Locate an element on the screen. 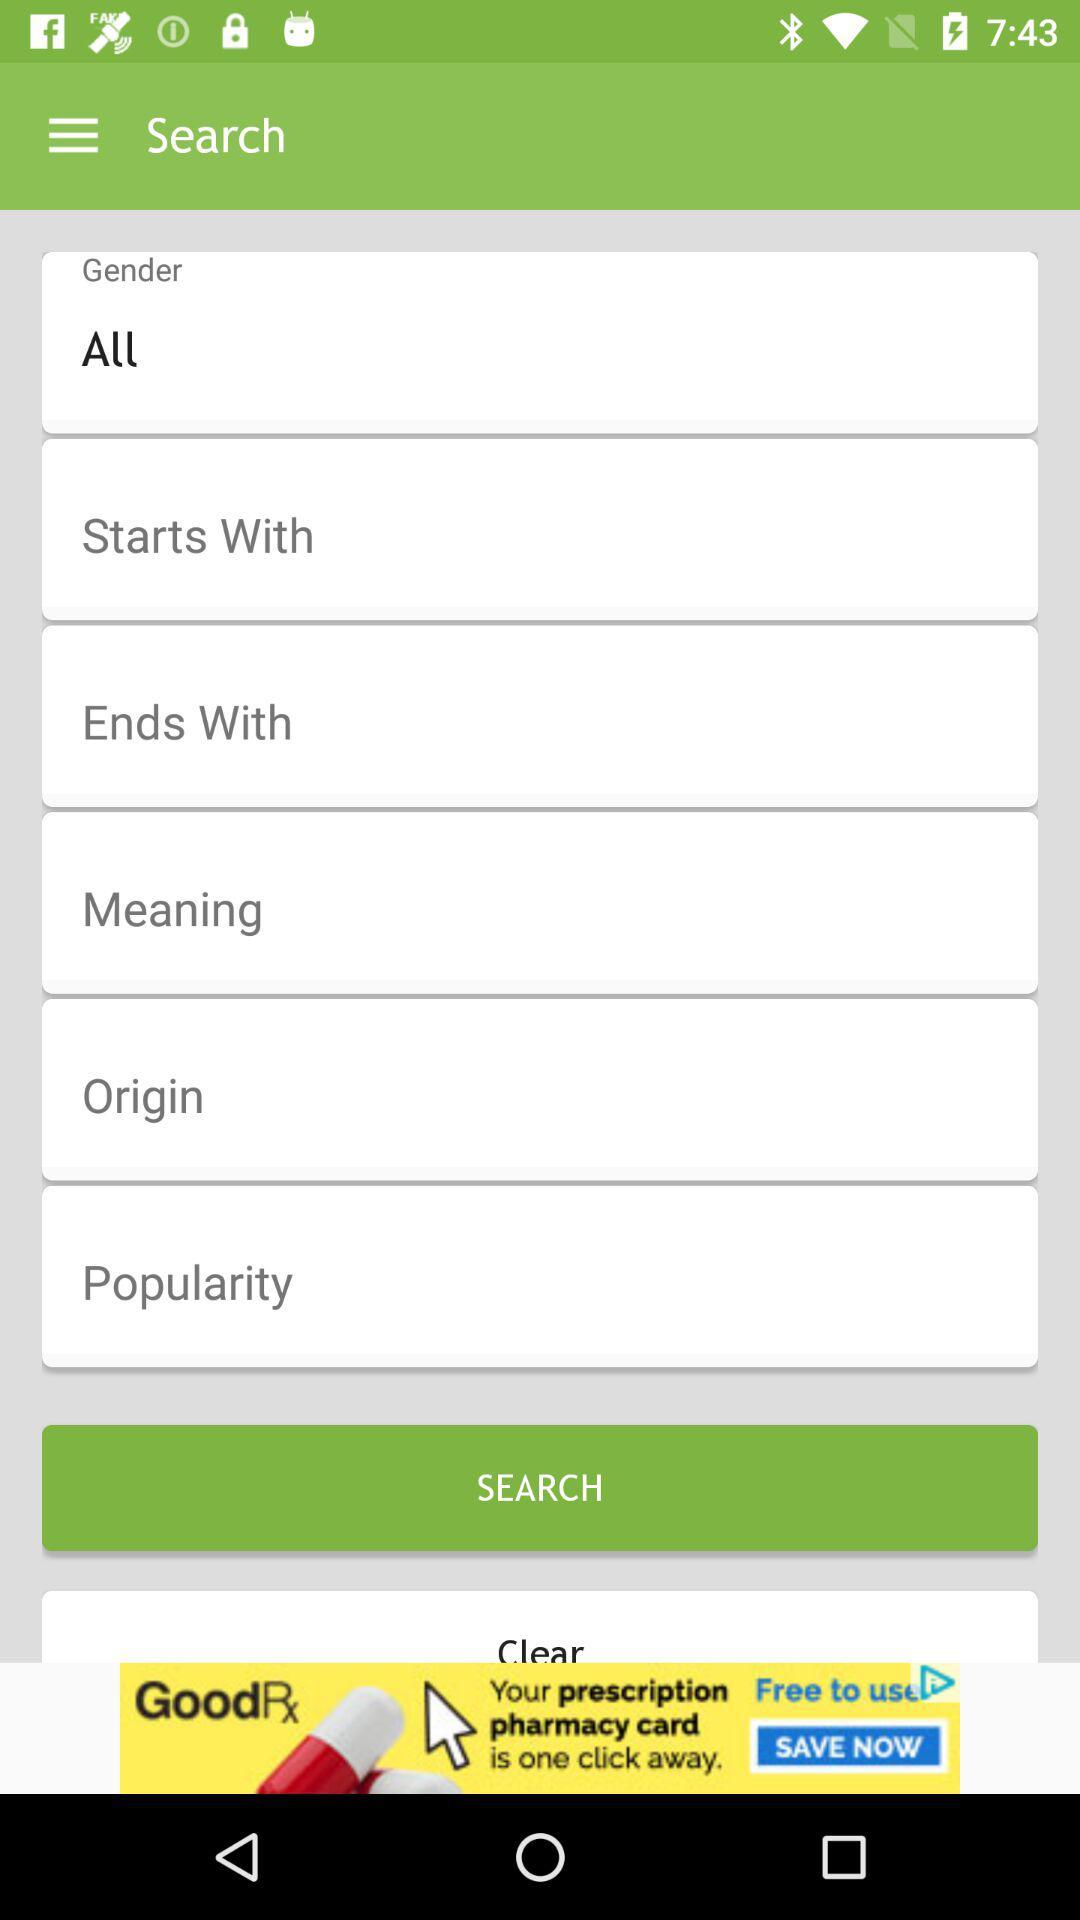 This screenshot has width=1080, height=1920. staets with box is located at coordinates (553, 536).